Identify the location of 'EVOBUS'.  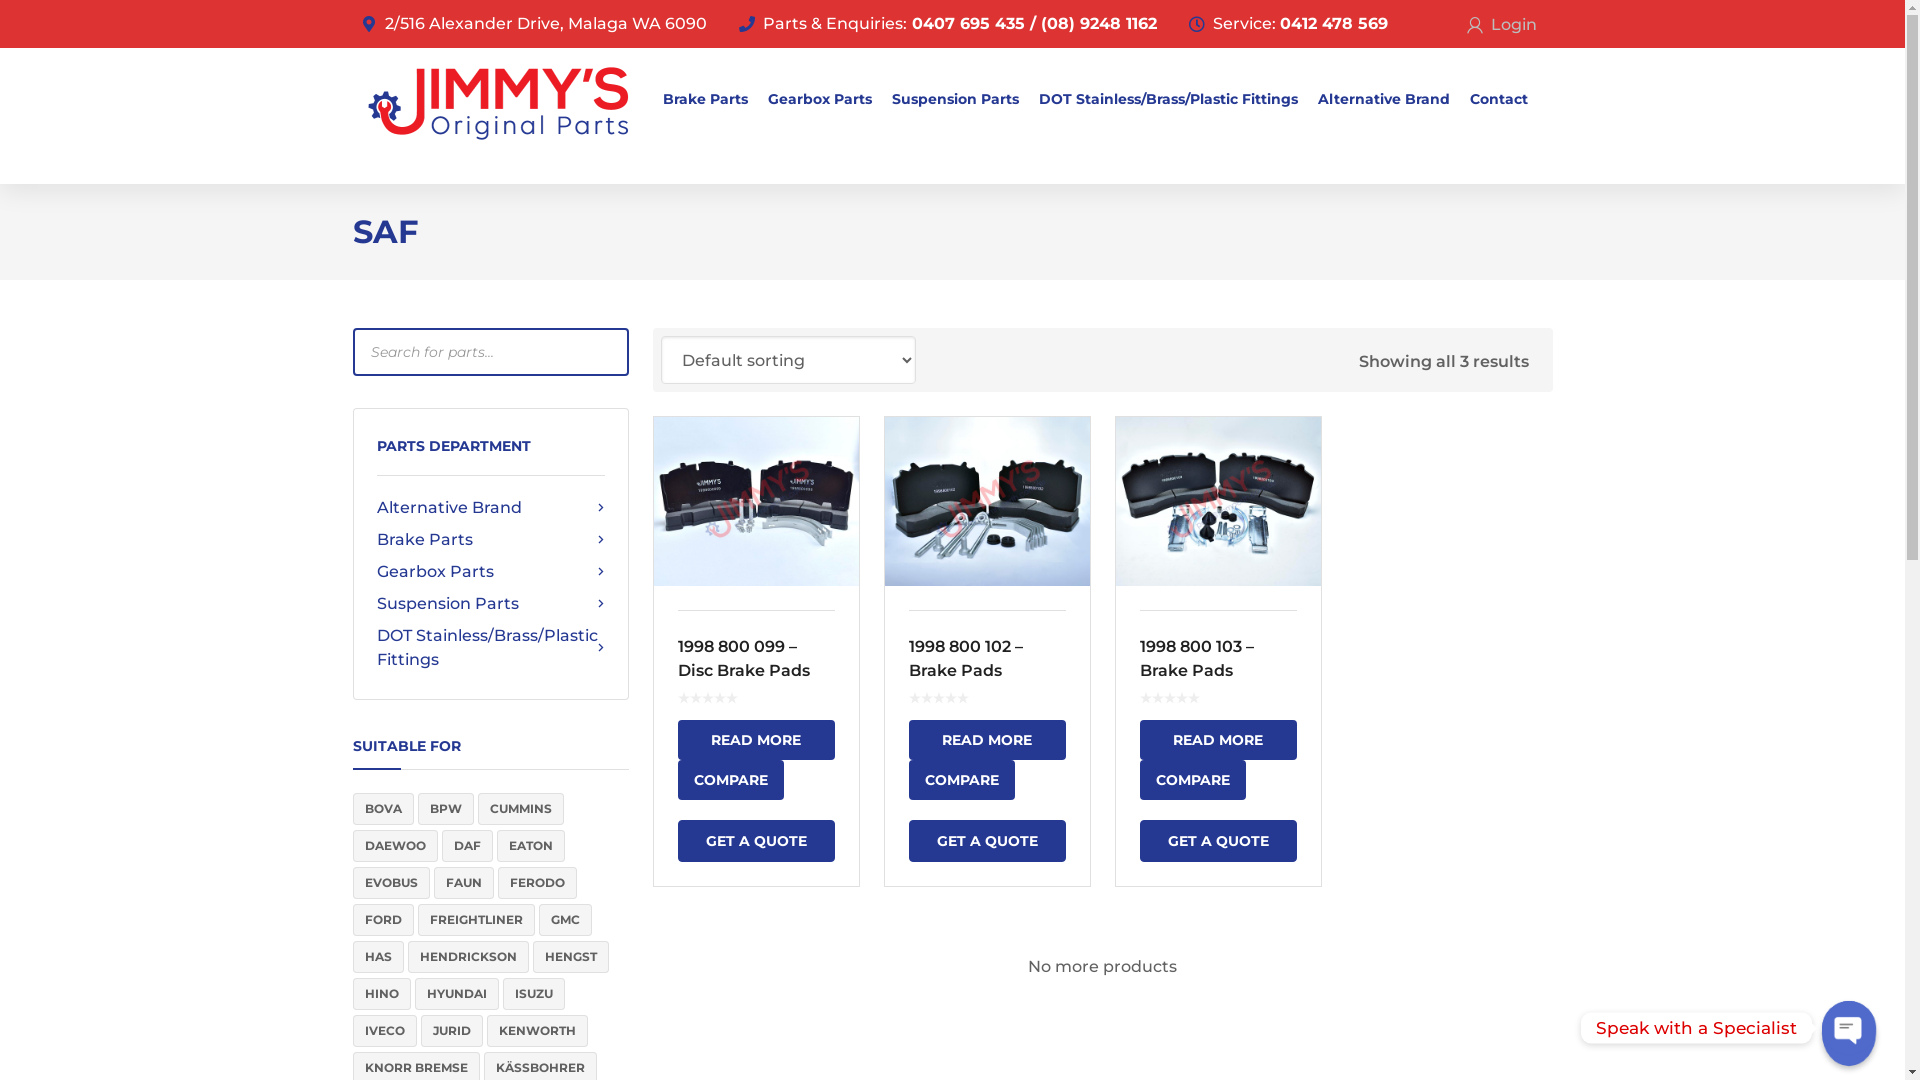
(390, 882).